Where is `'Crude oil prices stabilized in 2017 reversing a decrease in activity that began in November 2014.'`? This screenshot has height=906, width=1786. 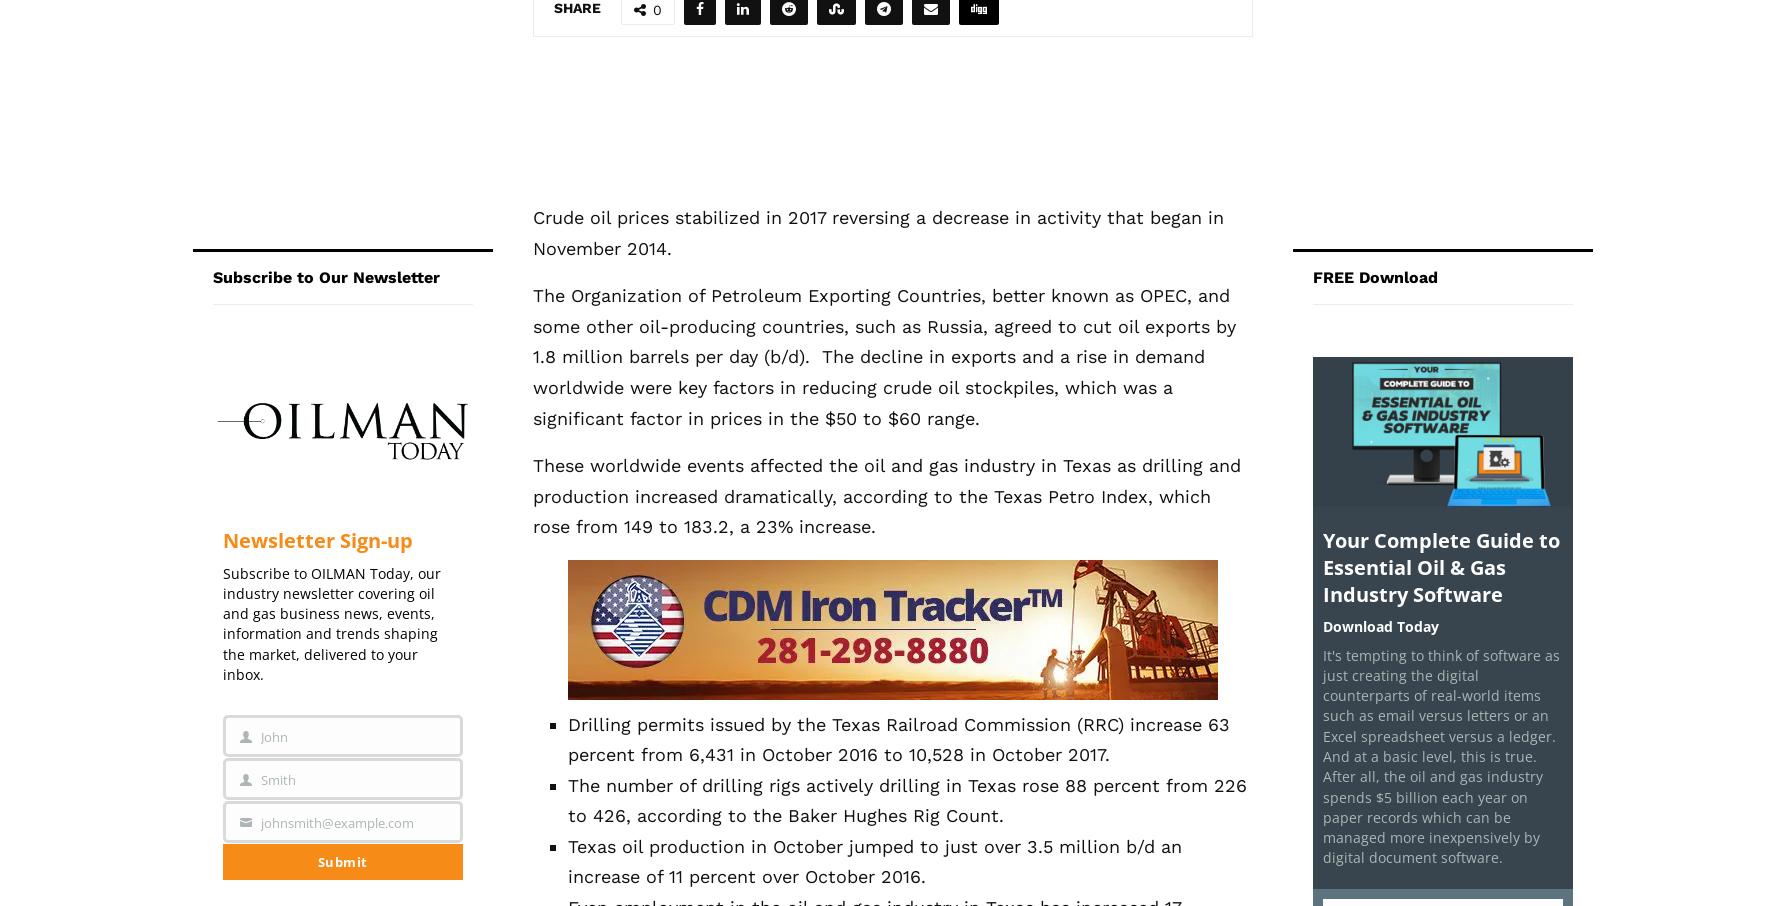 'Crude oil prices stabilized in 2017 reversing a decrease in activity that began in November 2014.' is located at coordinates (876, 232).